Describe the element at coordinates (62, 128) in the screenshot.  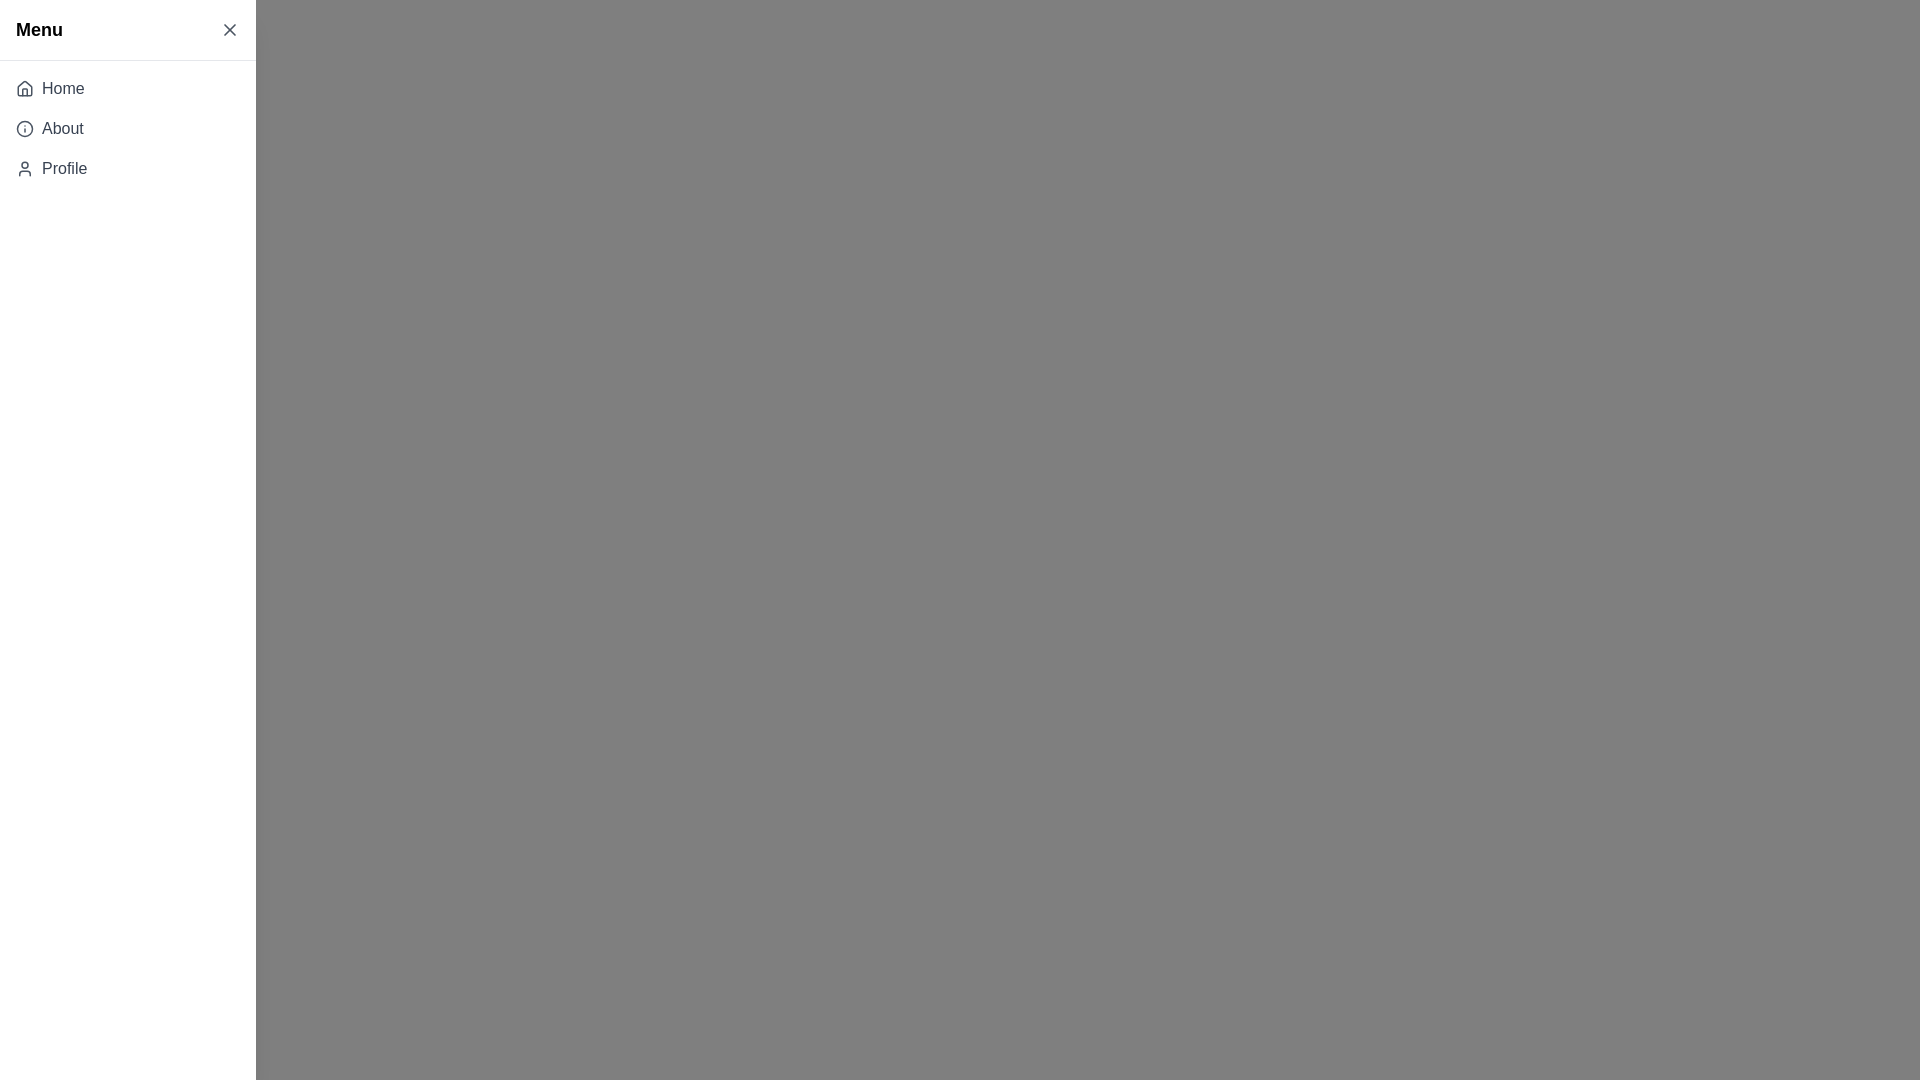
I see `the 'About' text button located in the vertical menu of the left sidebar` at that location.